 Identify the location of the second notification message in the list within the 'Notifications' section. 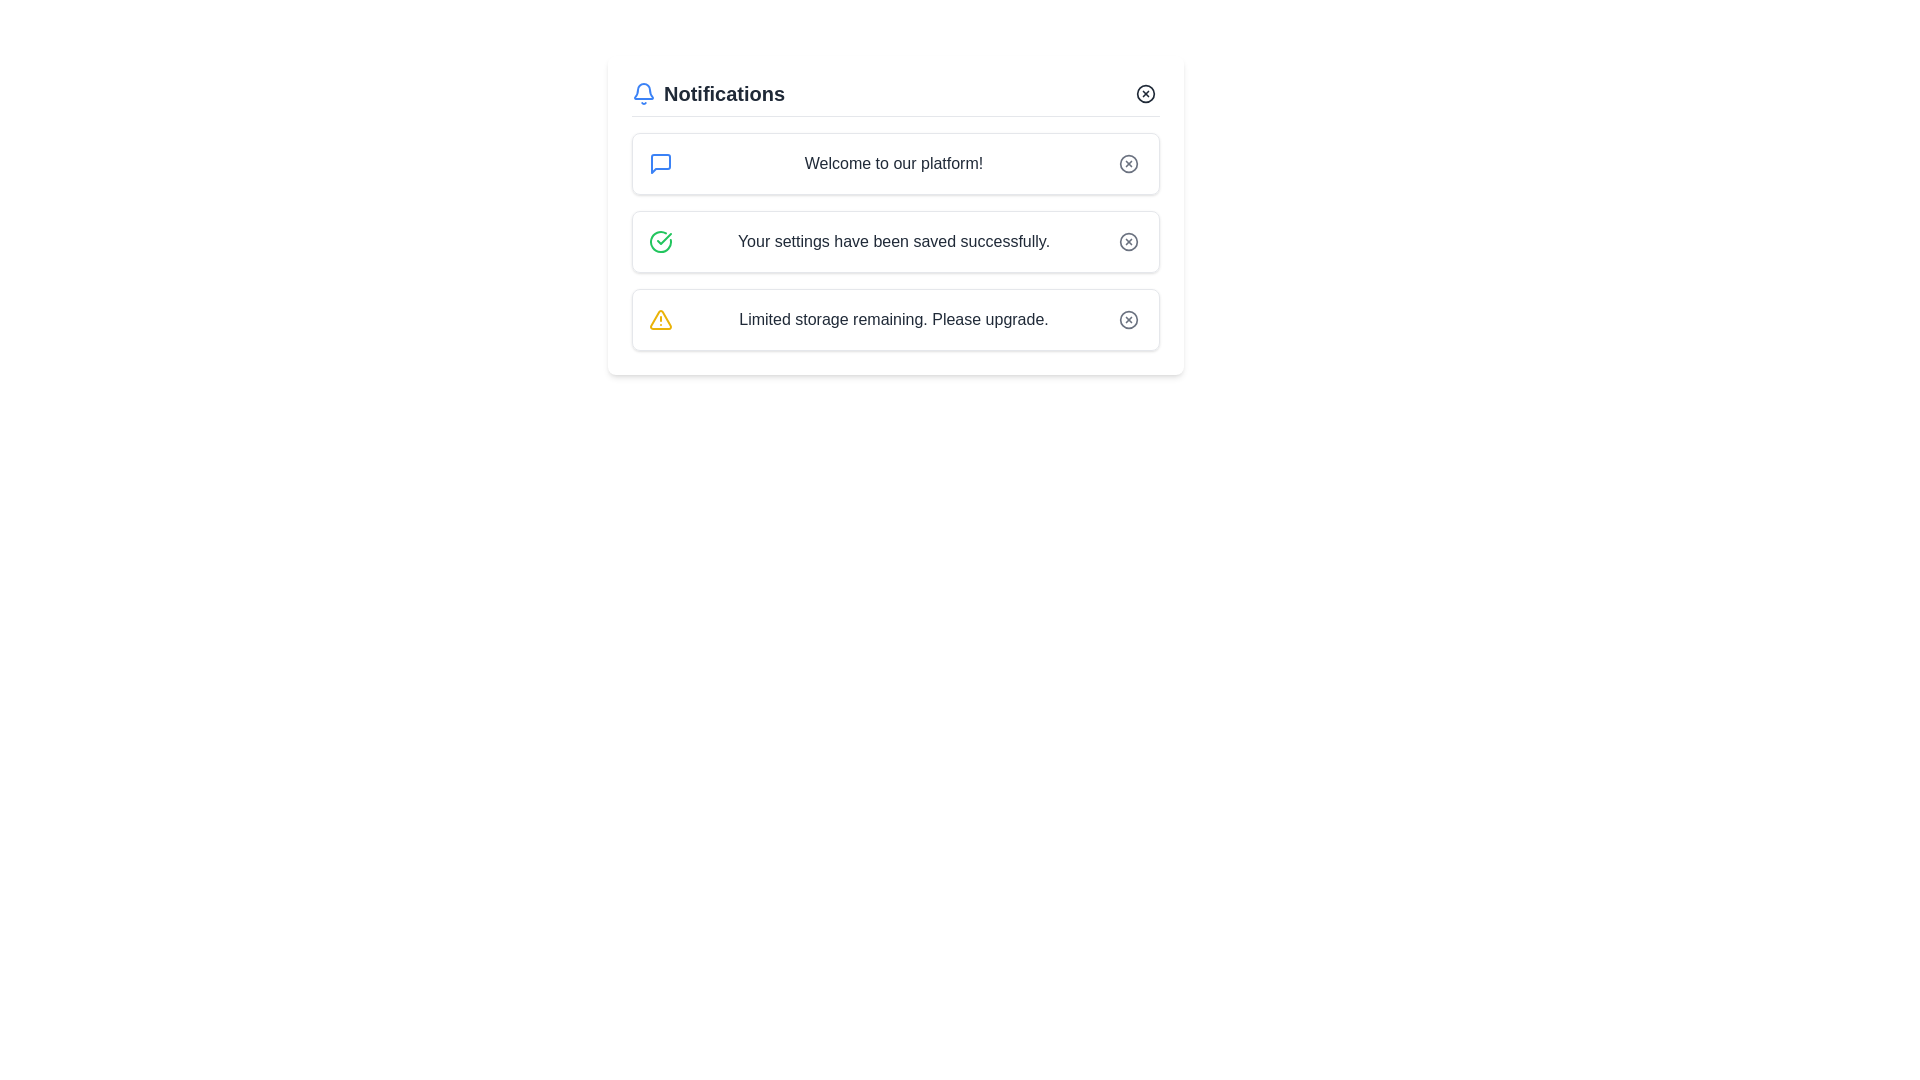
(895, 241).